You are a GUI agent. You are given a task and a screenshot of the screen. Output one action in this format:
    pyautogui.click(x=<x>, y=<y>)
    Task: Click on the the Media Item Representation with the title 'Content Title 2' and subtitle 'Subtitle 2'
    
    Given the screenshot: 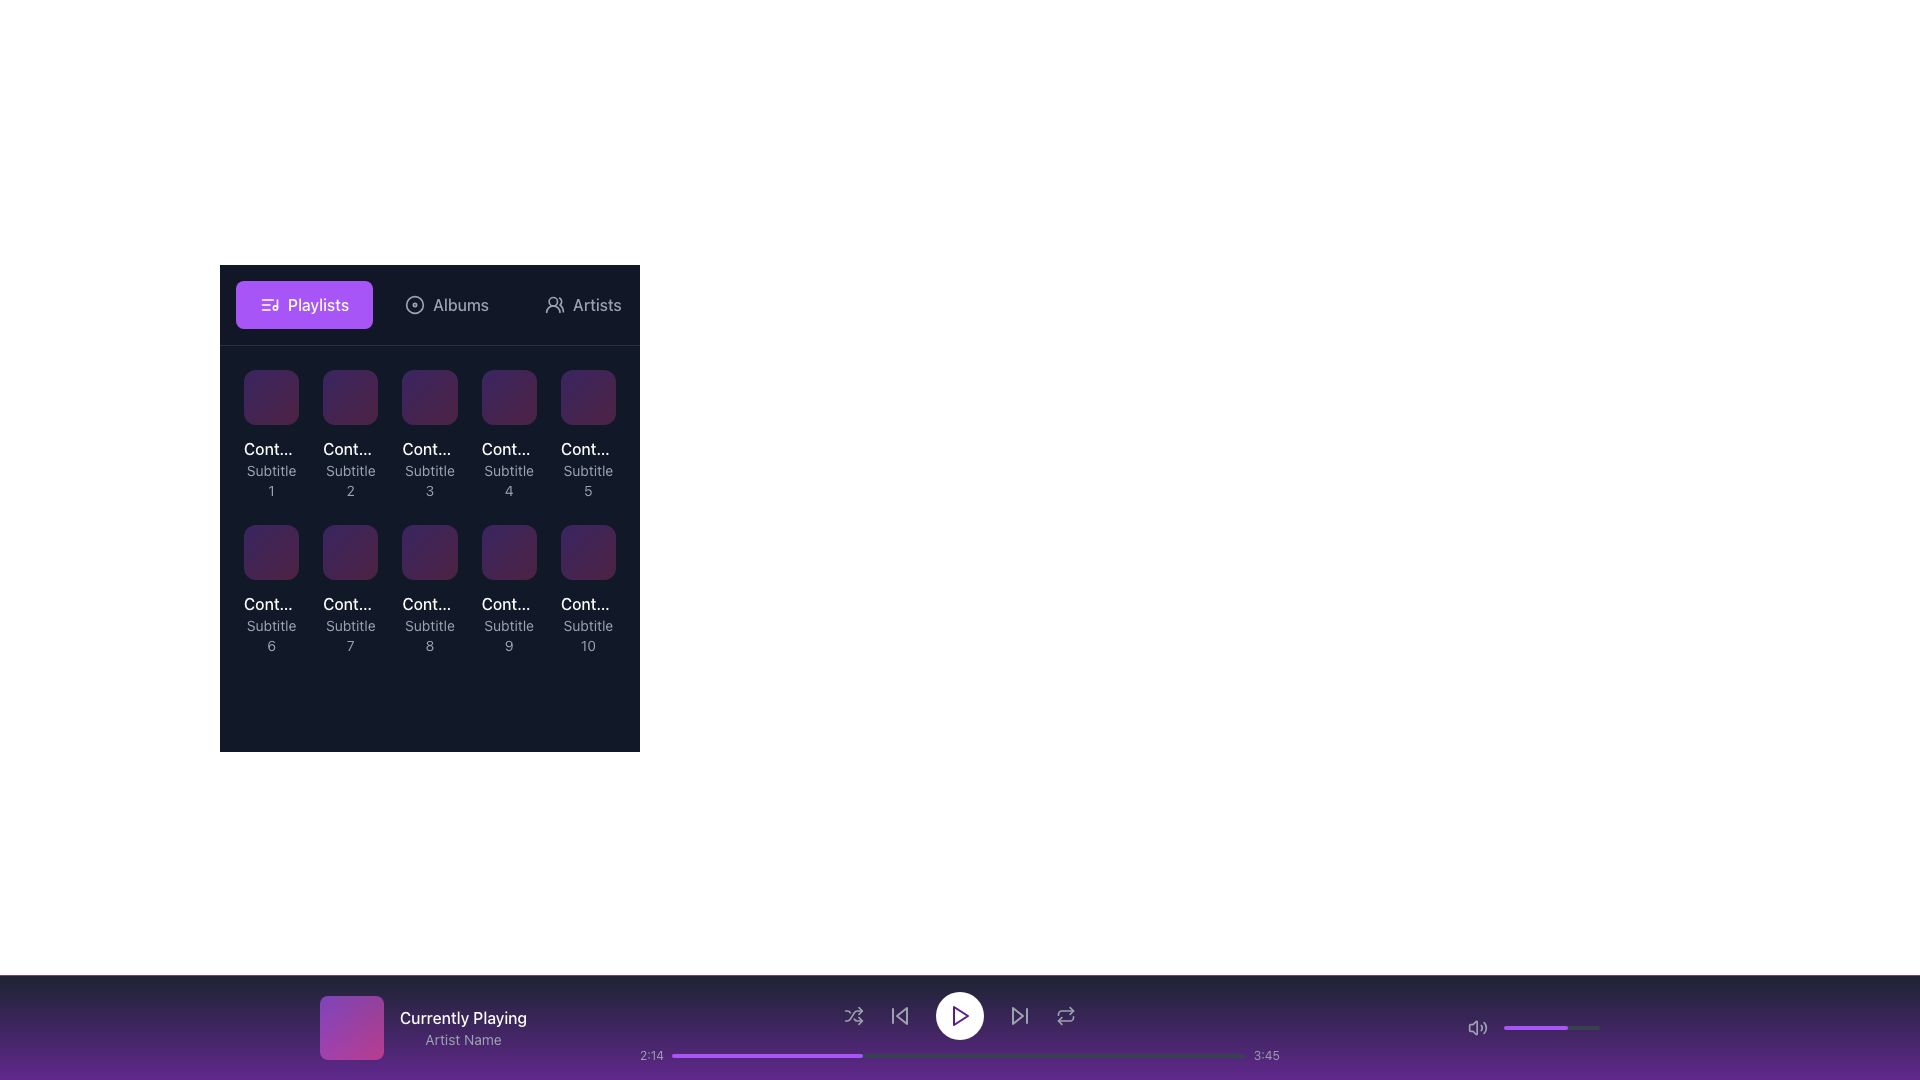 What is the action you would take?
    pyautogui.click(x=350, y=434)
    